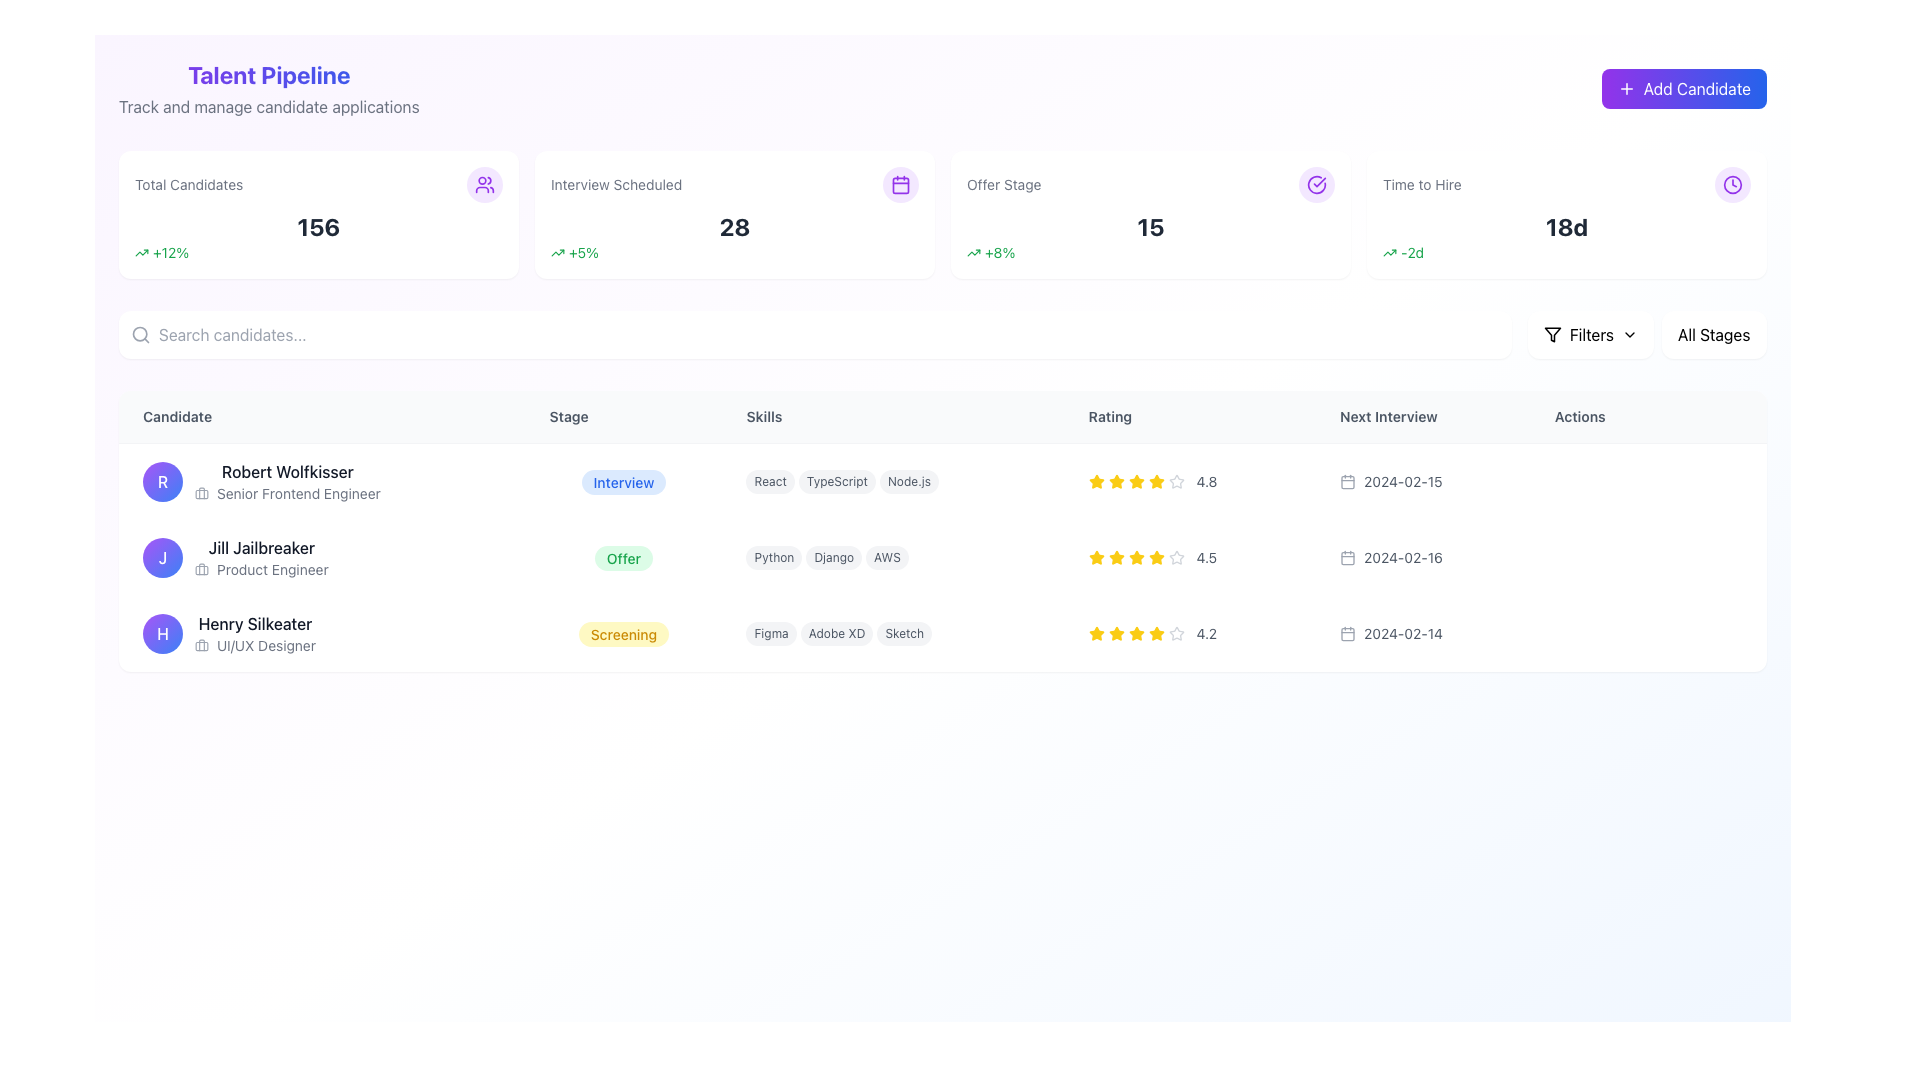 This screenshot has height=1080, width=1920. Describe the element at coordinates (265, 645) in the screenshot. I see `the 'UI/UX Designer' label located below 'Henry Silkeater' and next to the briefcase icon in the candidate section of the table` at that location.